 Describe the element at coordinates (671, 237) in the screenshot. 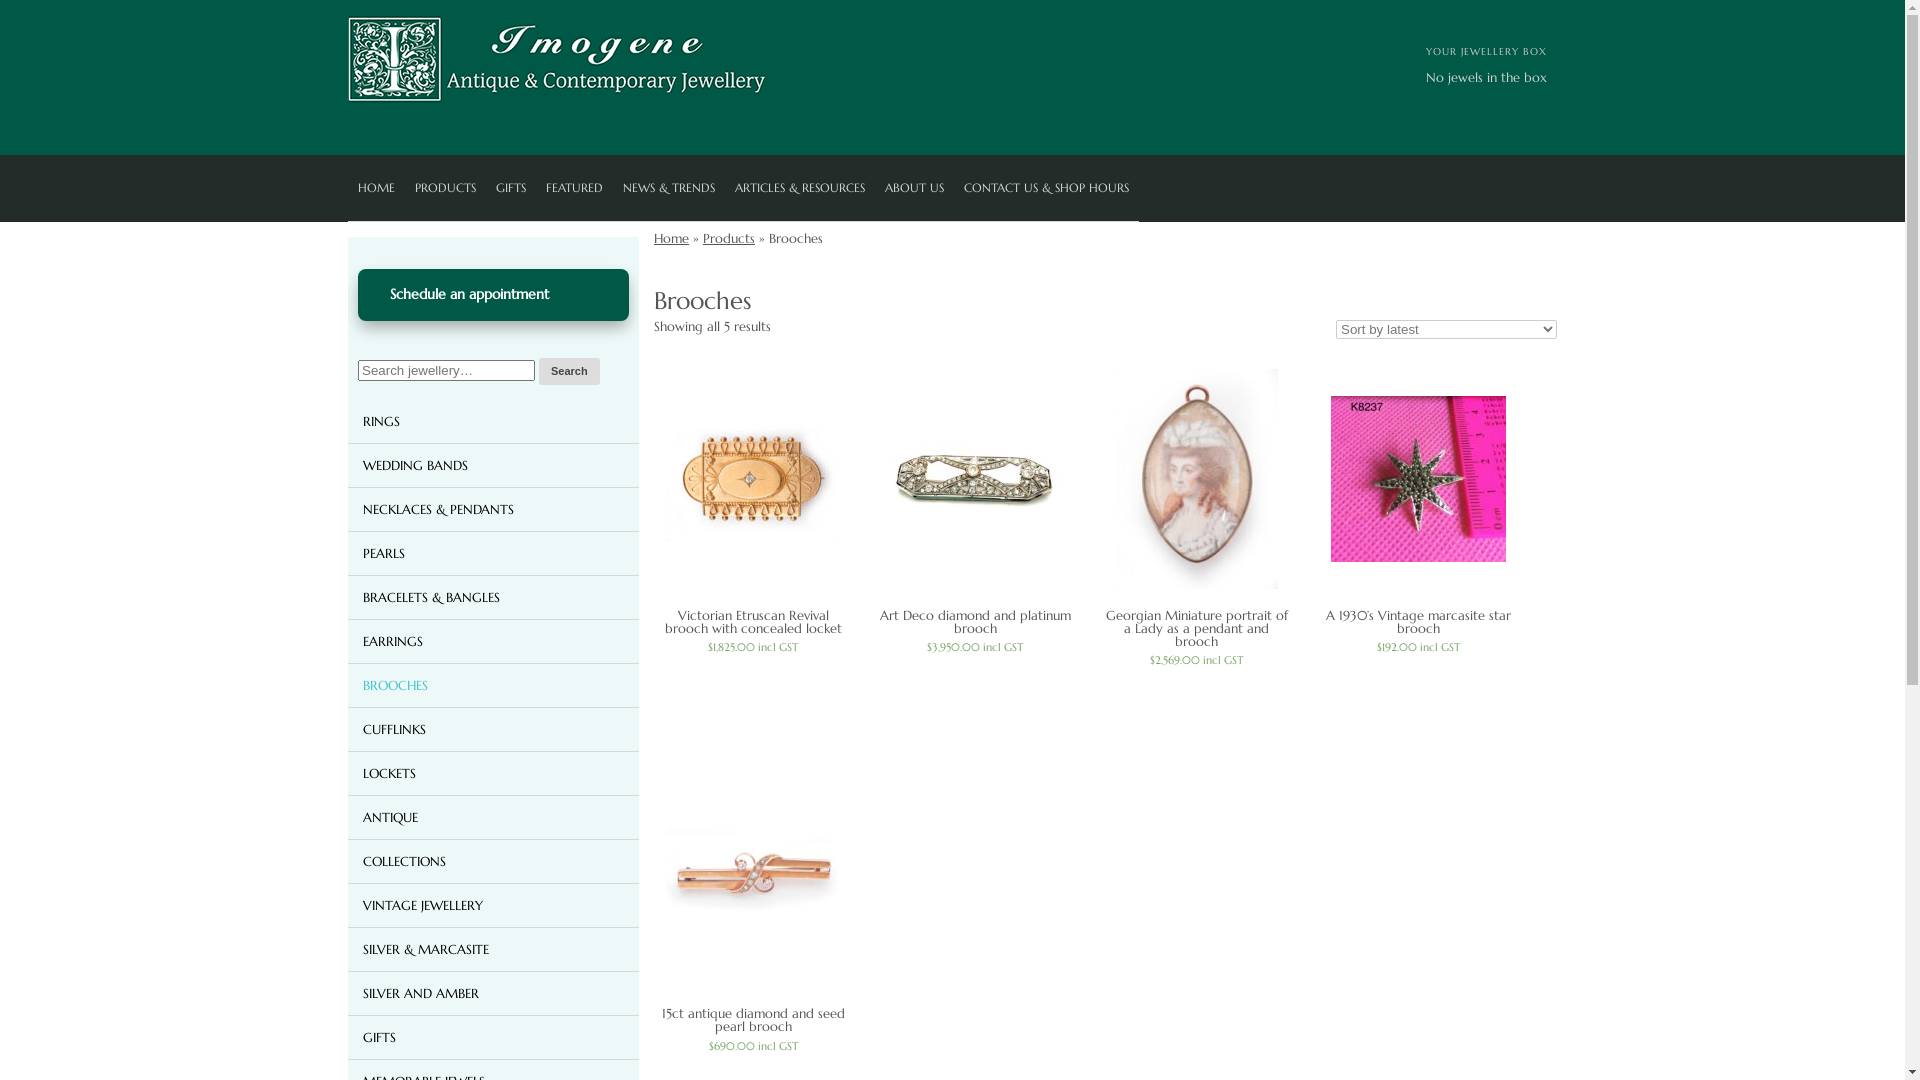

I see `'Home'` at that location.